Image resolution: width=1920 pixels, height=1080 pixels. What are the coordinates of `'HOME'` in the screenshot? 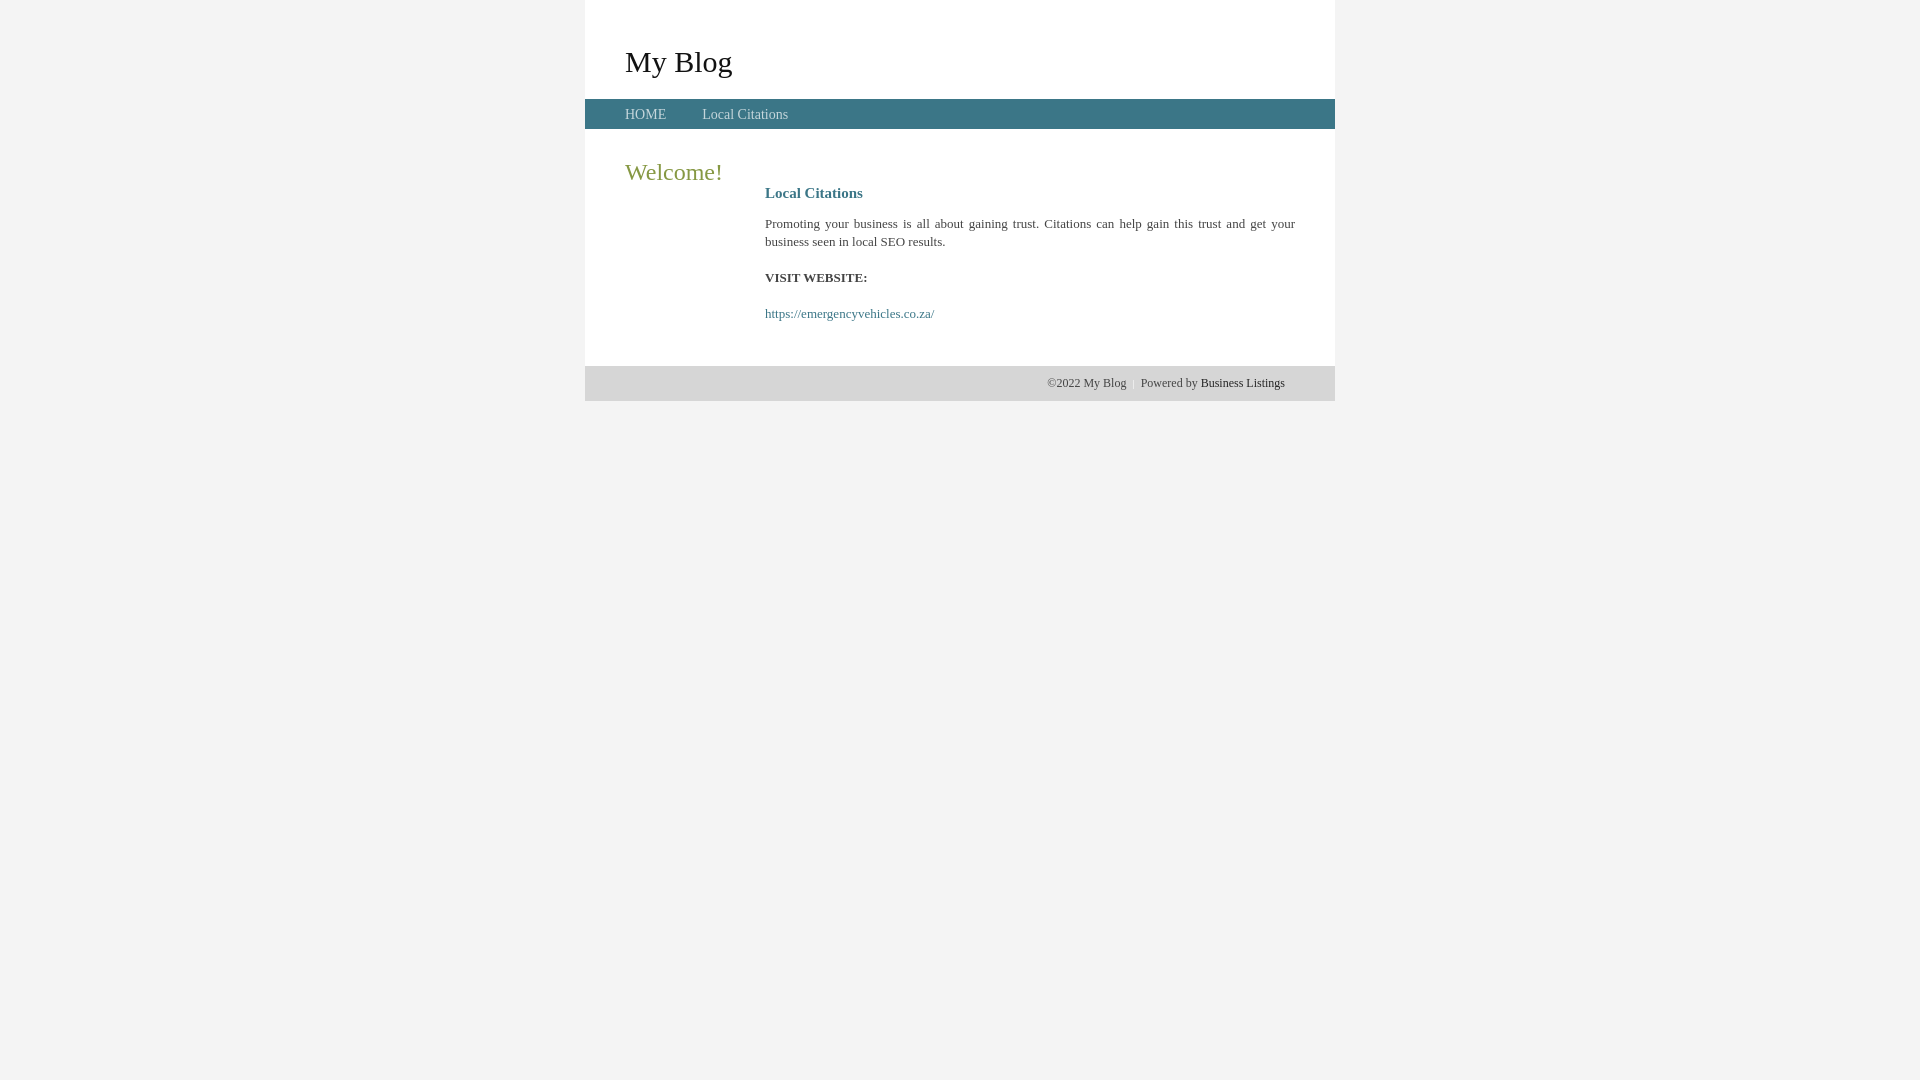 It's located at (645, 114).